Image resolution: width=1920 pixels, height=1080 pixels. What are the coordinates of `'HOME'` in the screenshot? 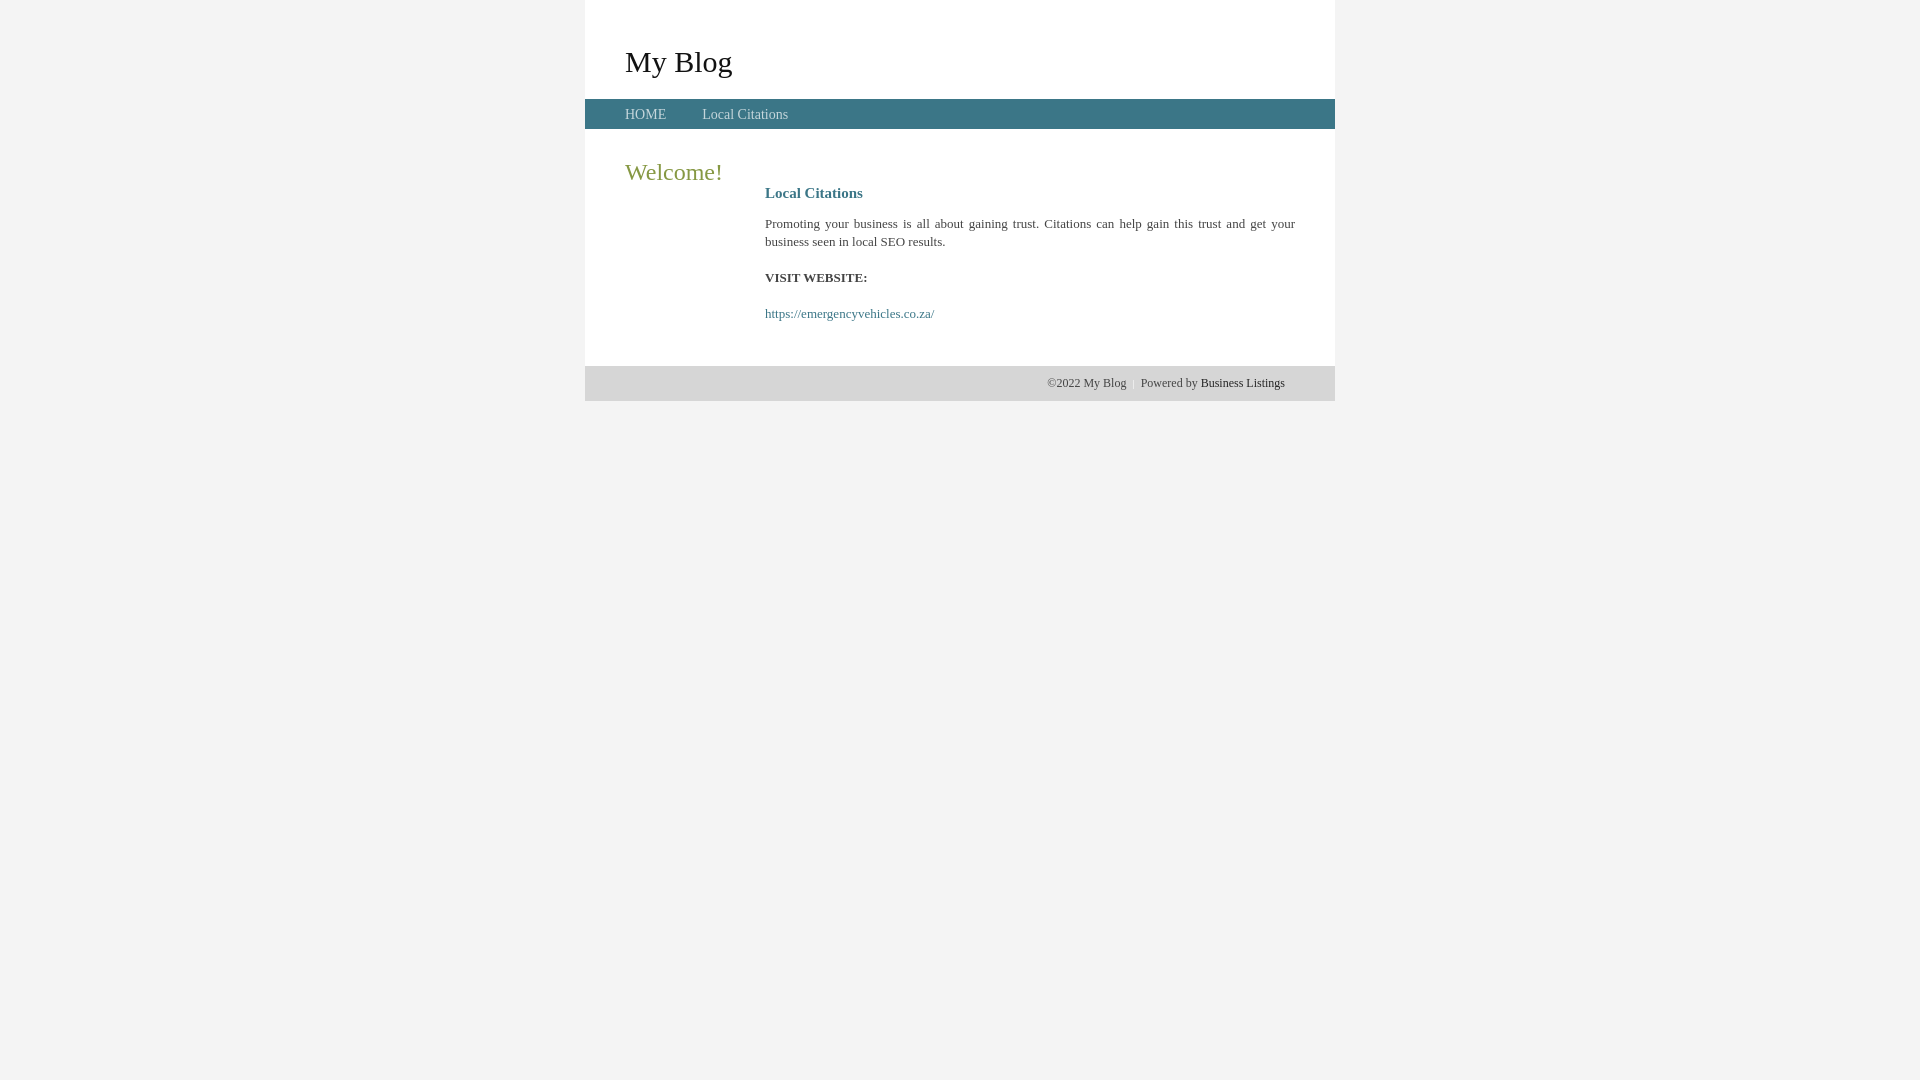 It's located at (645, 114).